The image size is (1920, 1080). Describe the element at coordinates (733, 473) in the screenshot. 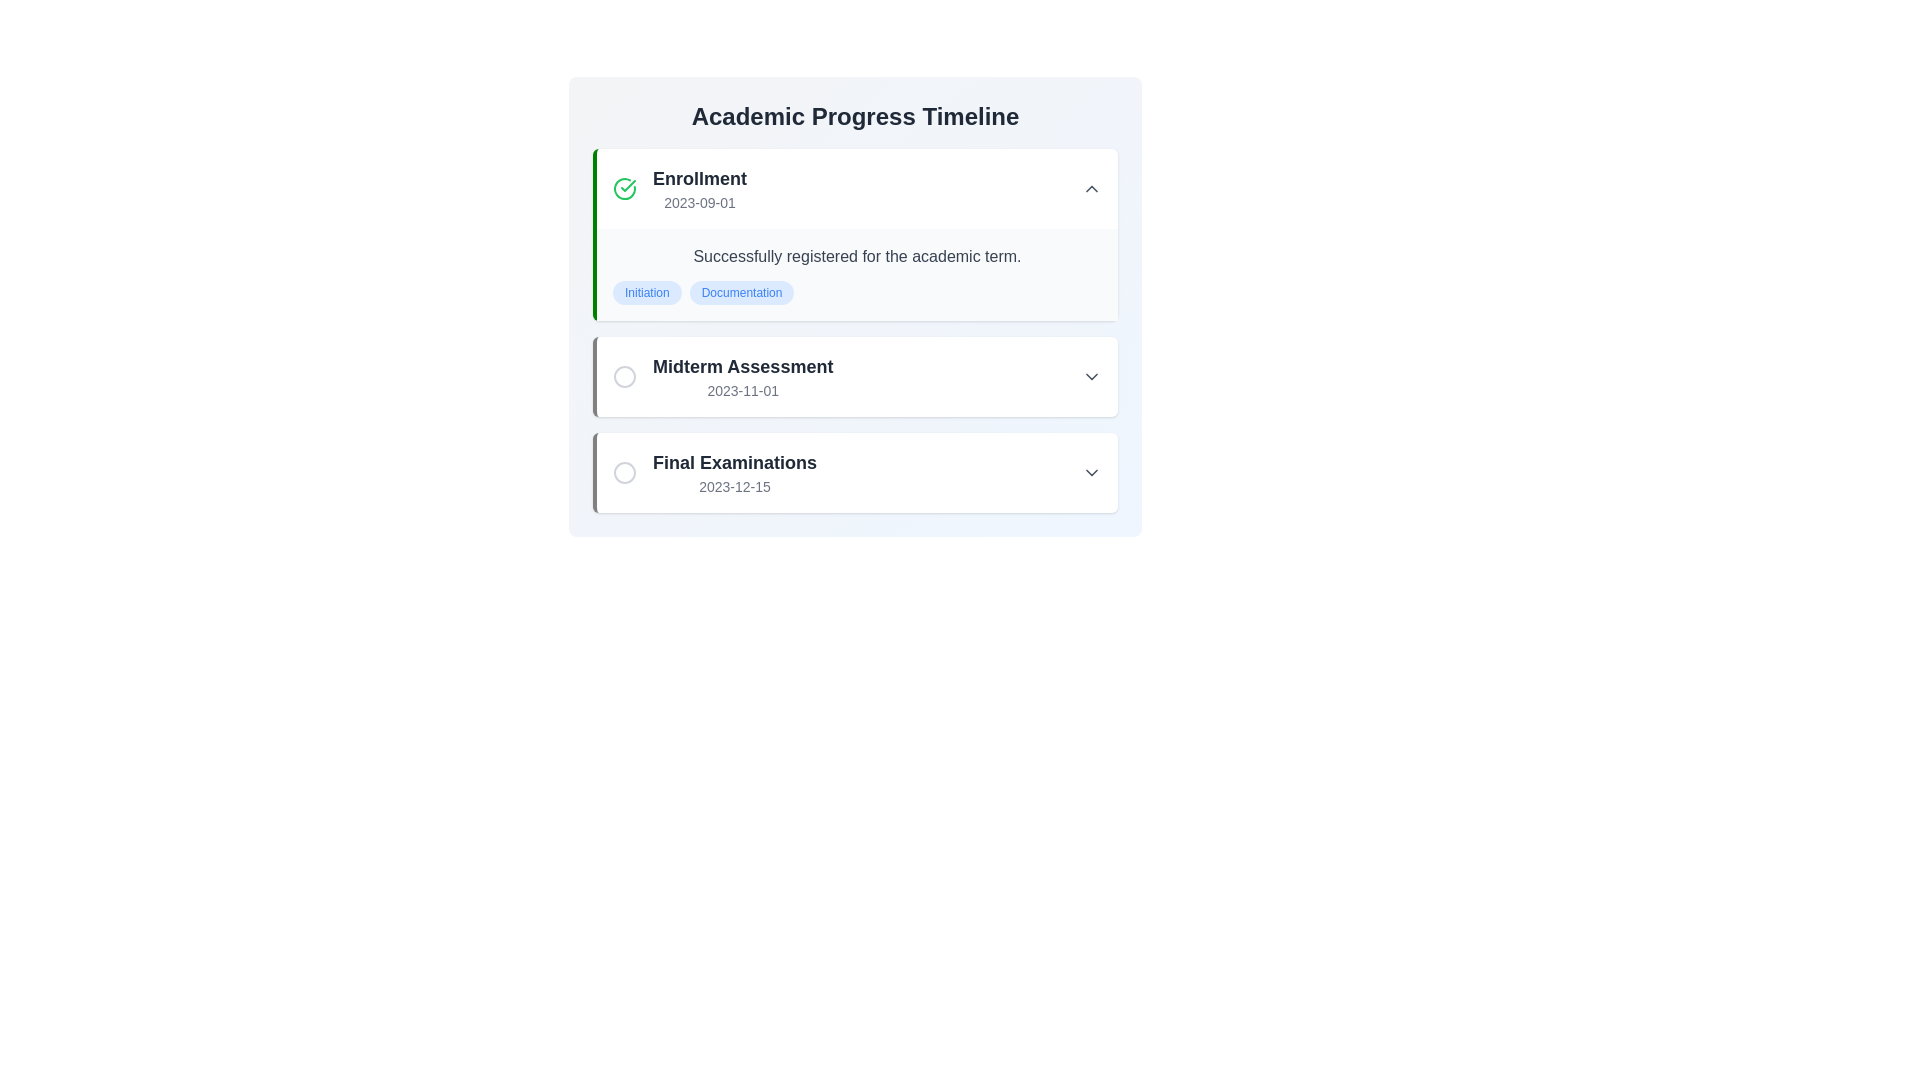

I see `text content of the Text block with stacked labels that provides information about the final examinations, located in the third row of the vertical timeline` at that location.